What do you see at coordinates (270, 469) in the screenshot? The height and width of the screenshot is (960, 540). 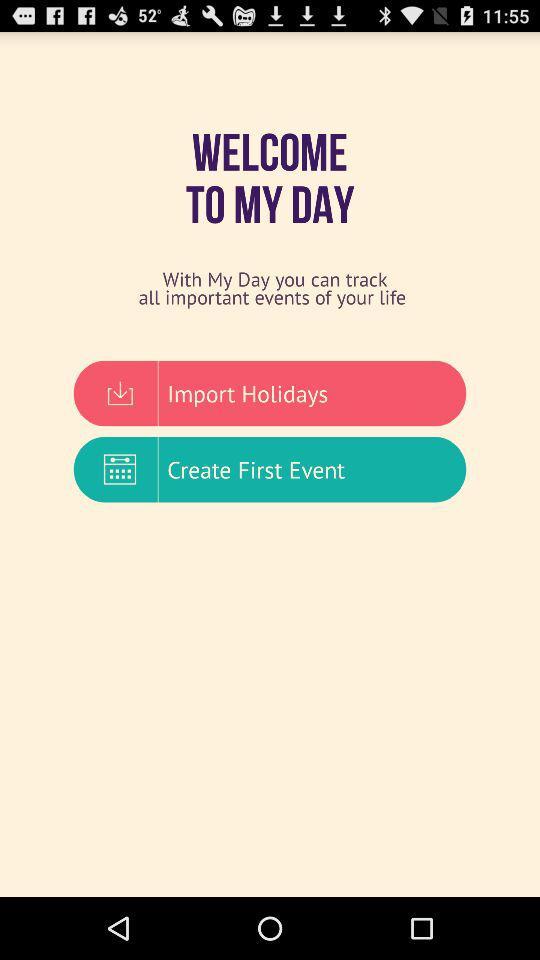 I see `create first event` at bounding box center [270, 469].